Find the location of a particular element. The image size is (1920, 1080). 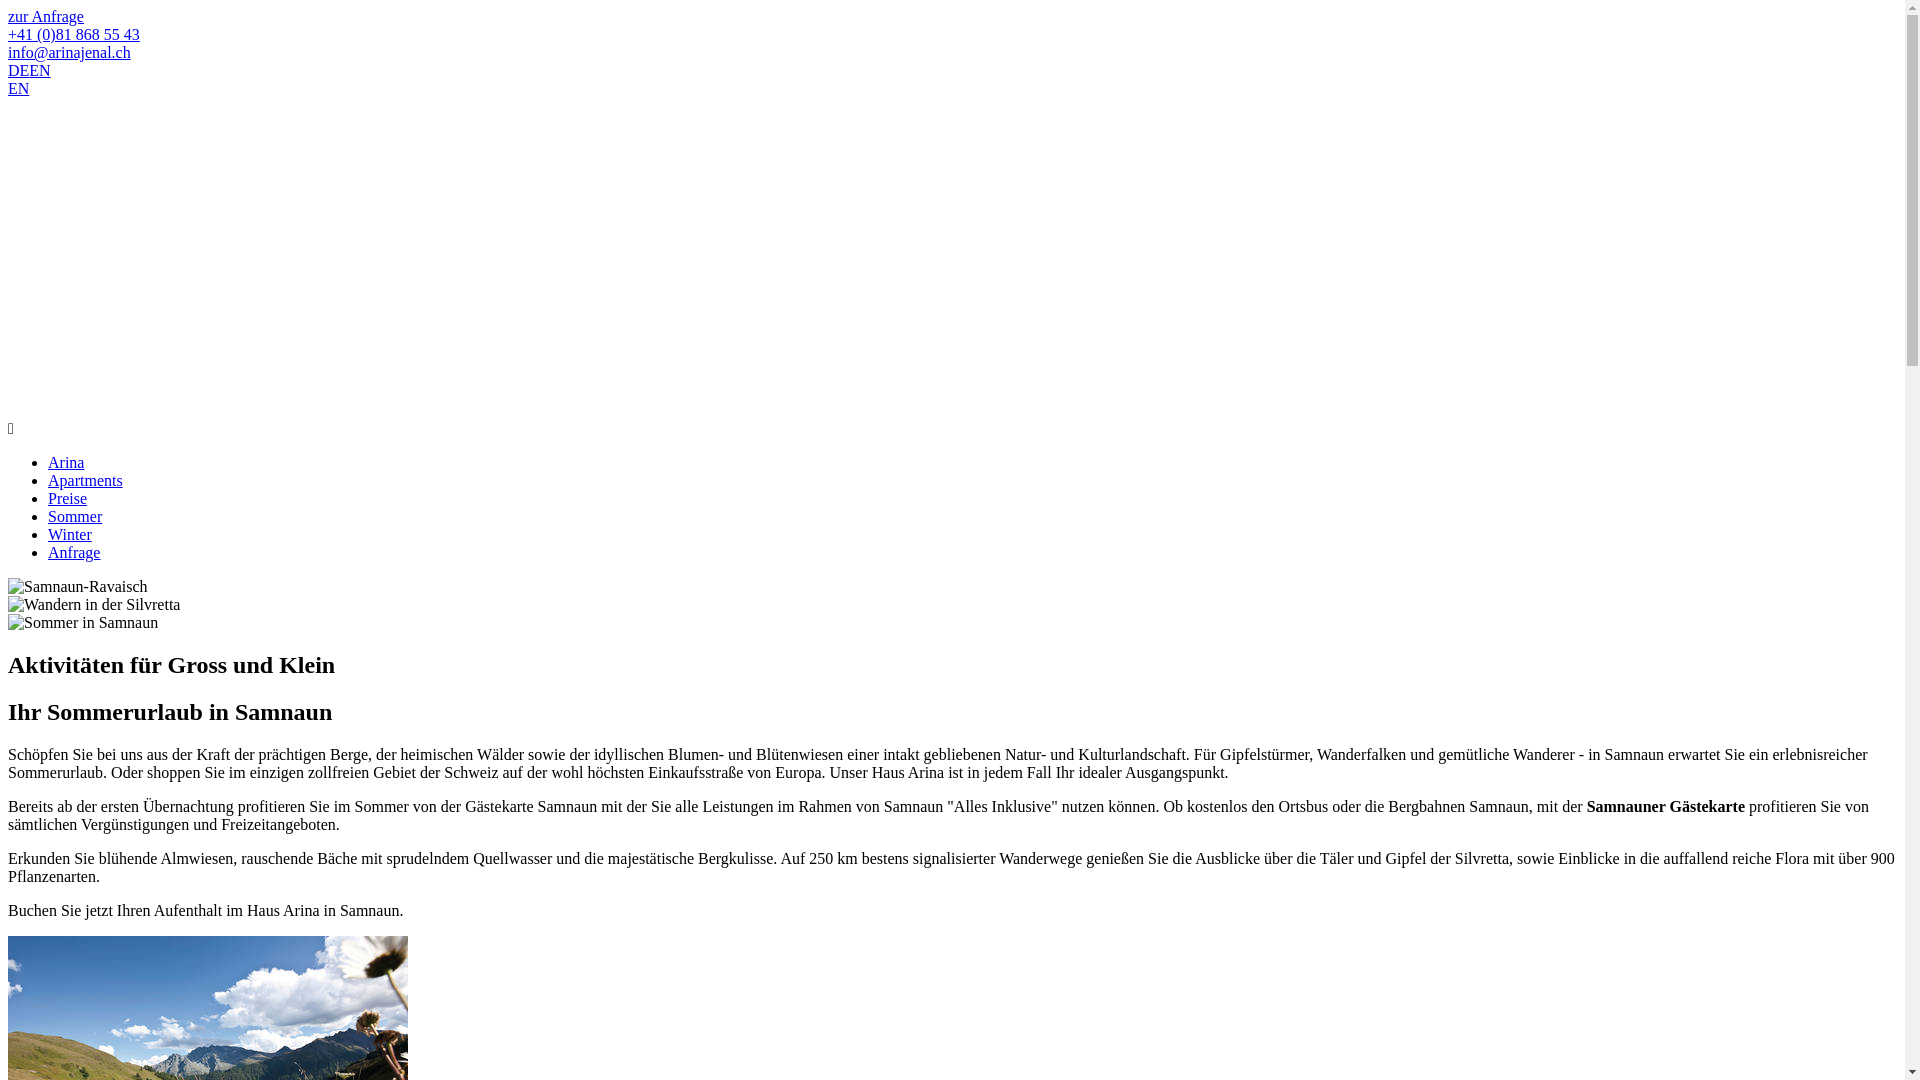

'DE' is located at coordinates (8, 69).